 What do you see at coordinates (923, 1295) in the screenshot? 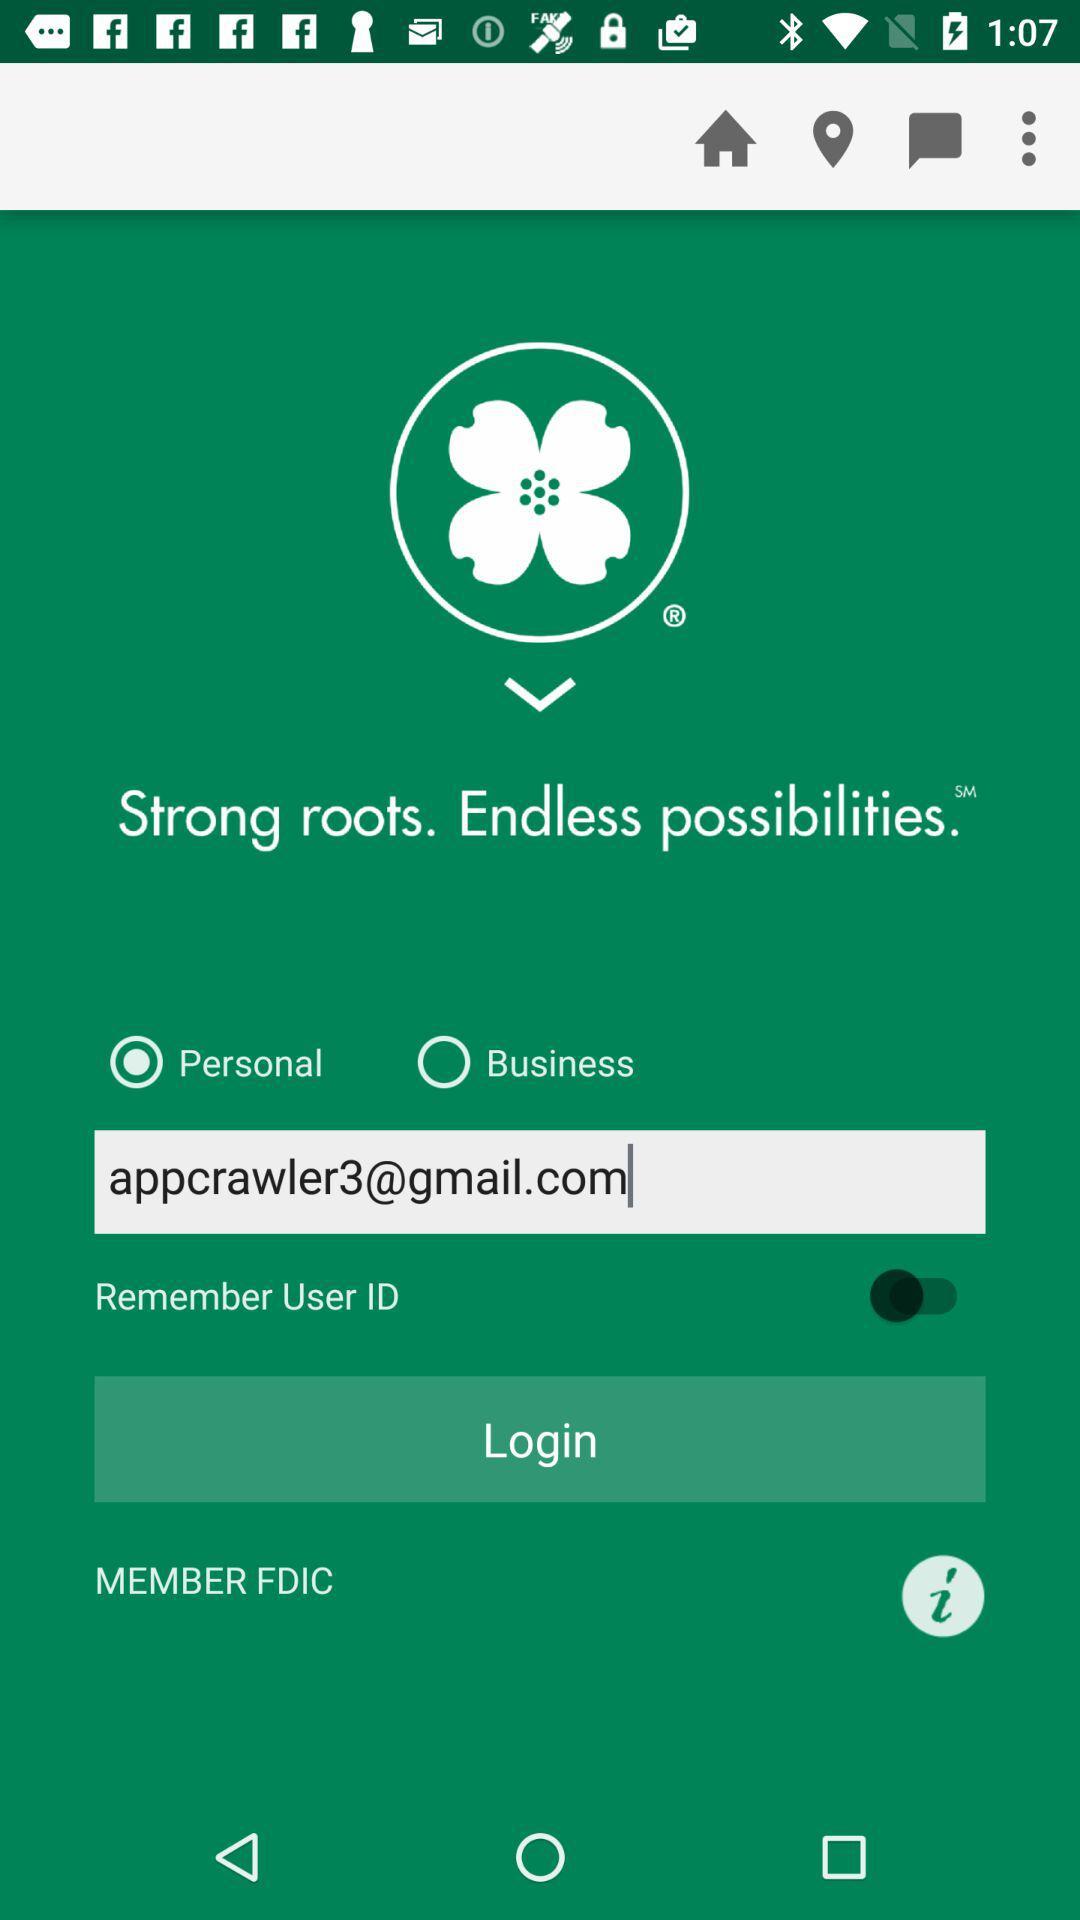
I see `remember user id option` at bounding box center [923, 1295].